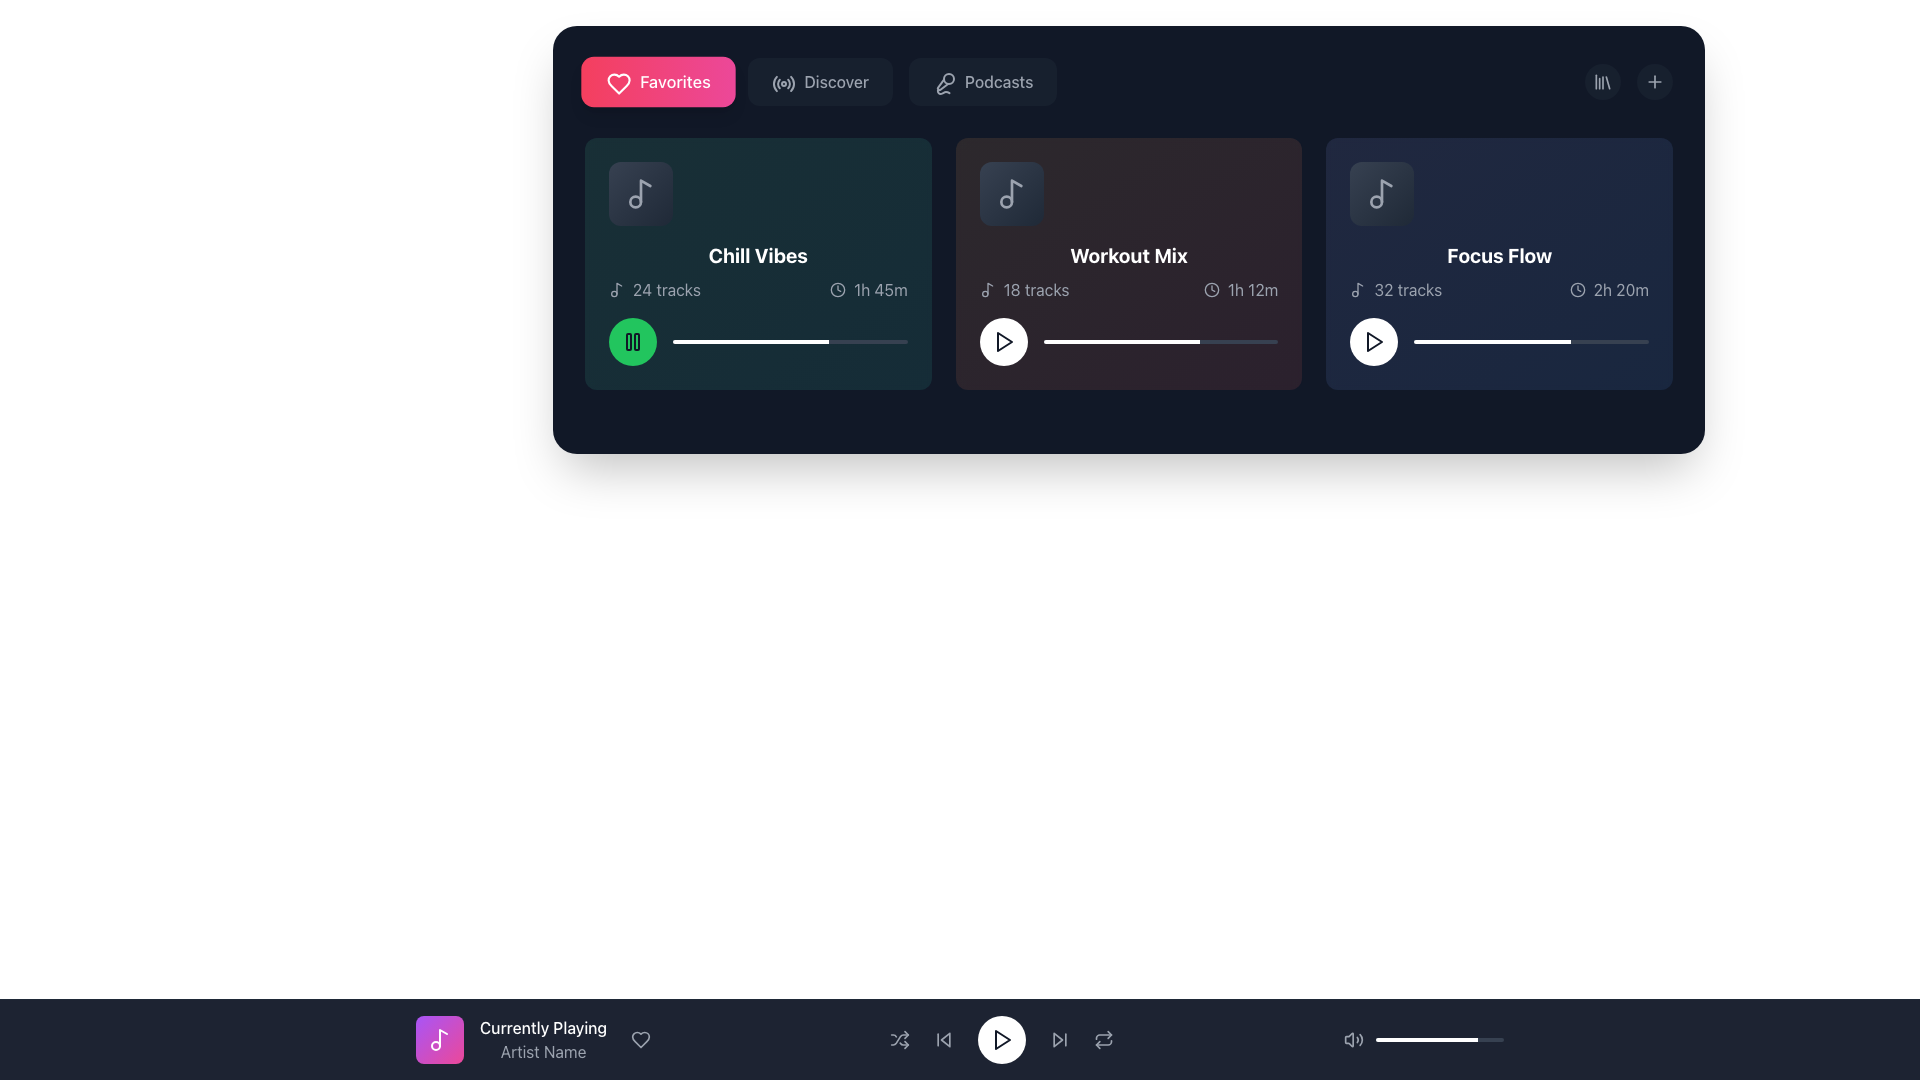  Describe the element at coordinates (1473, 341) in the screenshot. I see `the slider position` at that location.